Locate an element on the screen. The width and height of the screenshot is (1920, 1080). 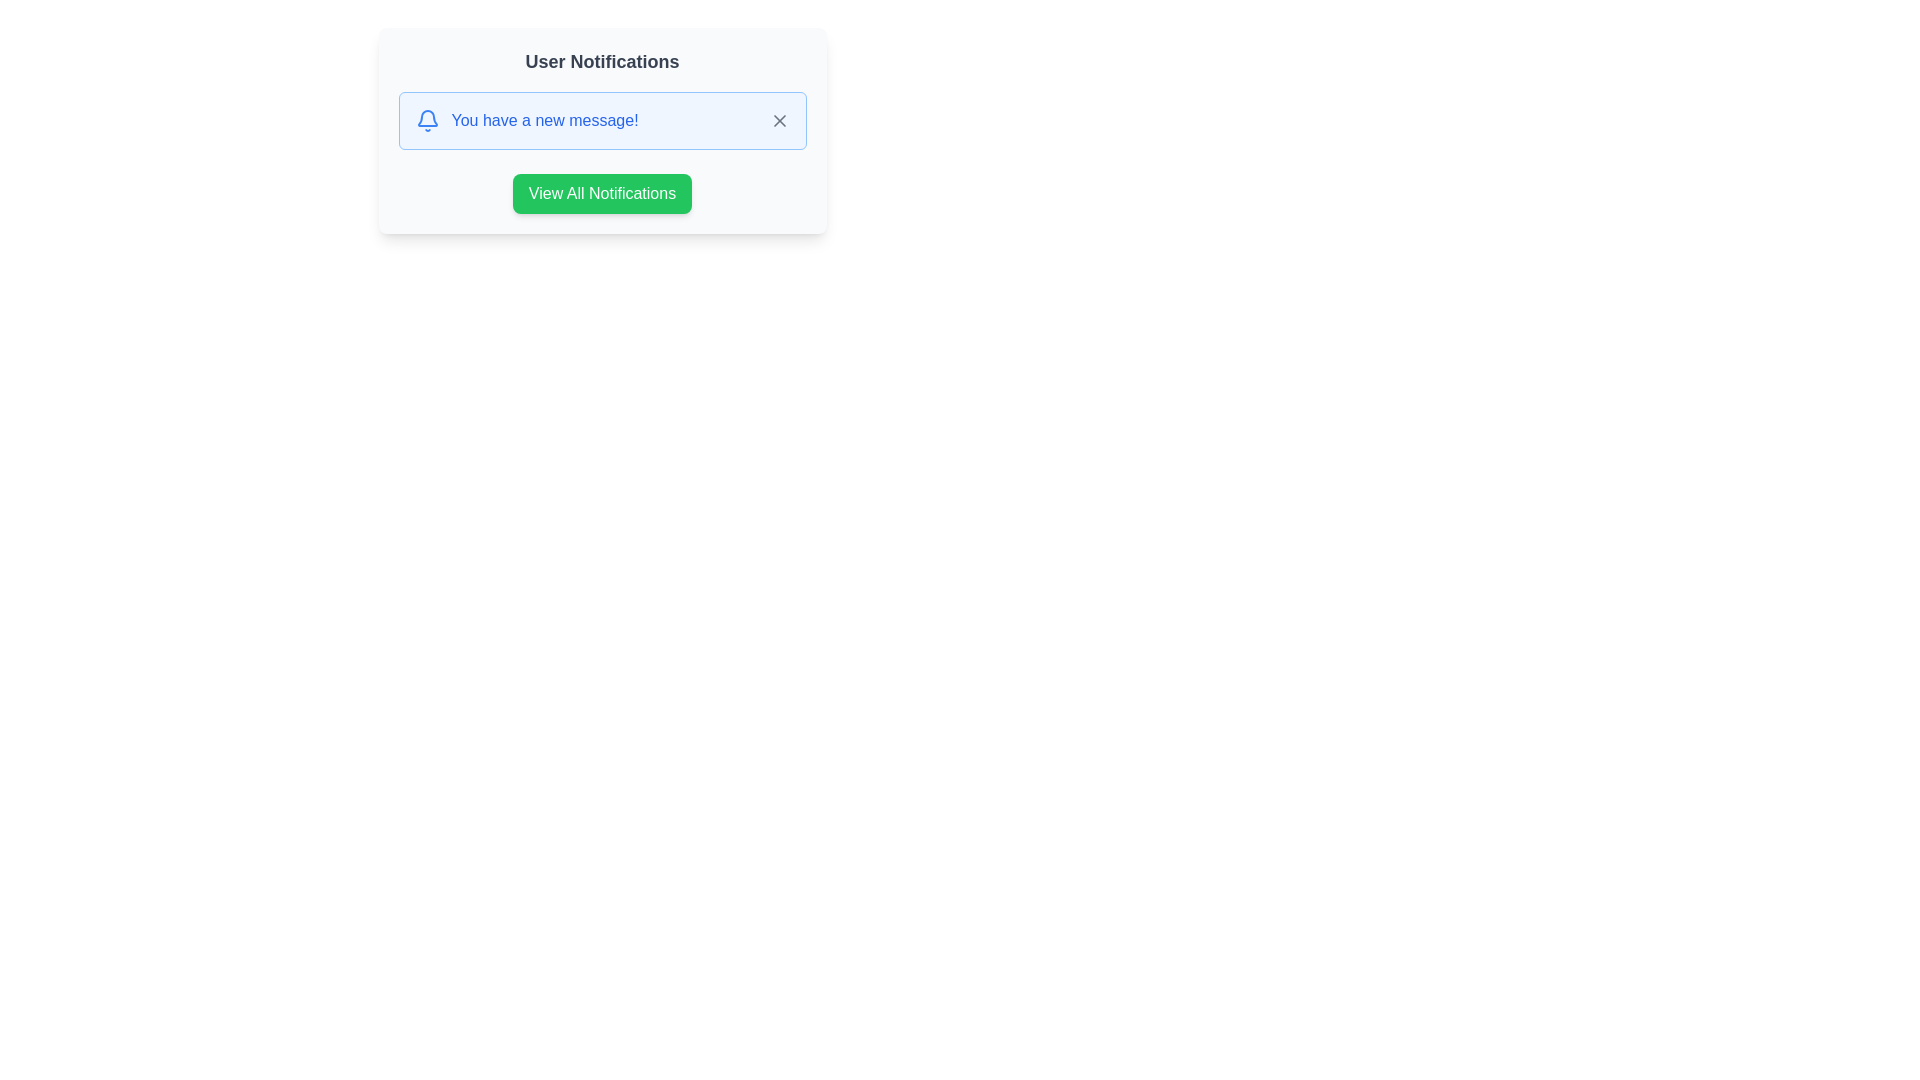
the dismiss button located in the top-right corner of the notification card that reads 'You have a new message!' to change its color is located at coordinates (778, 120).